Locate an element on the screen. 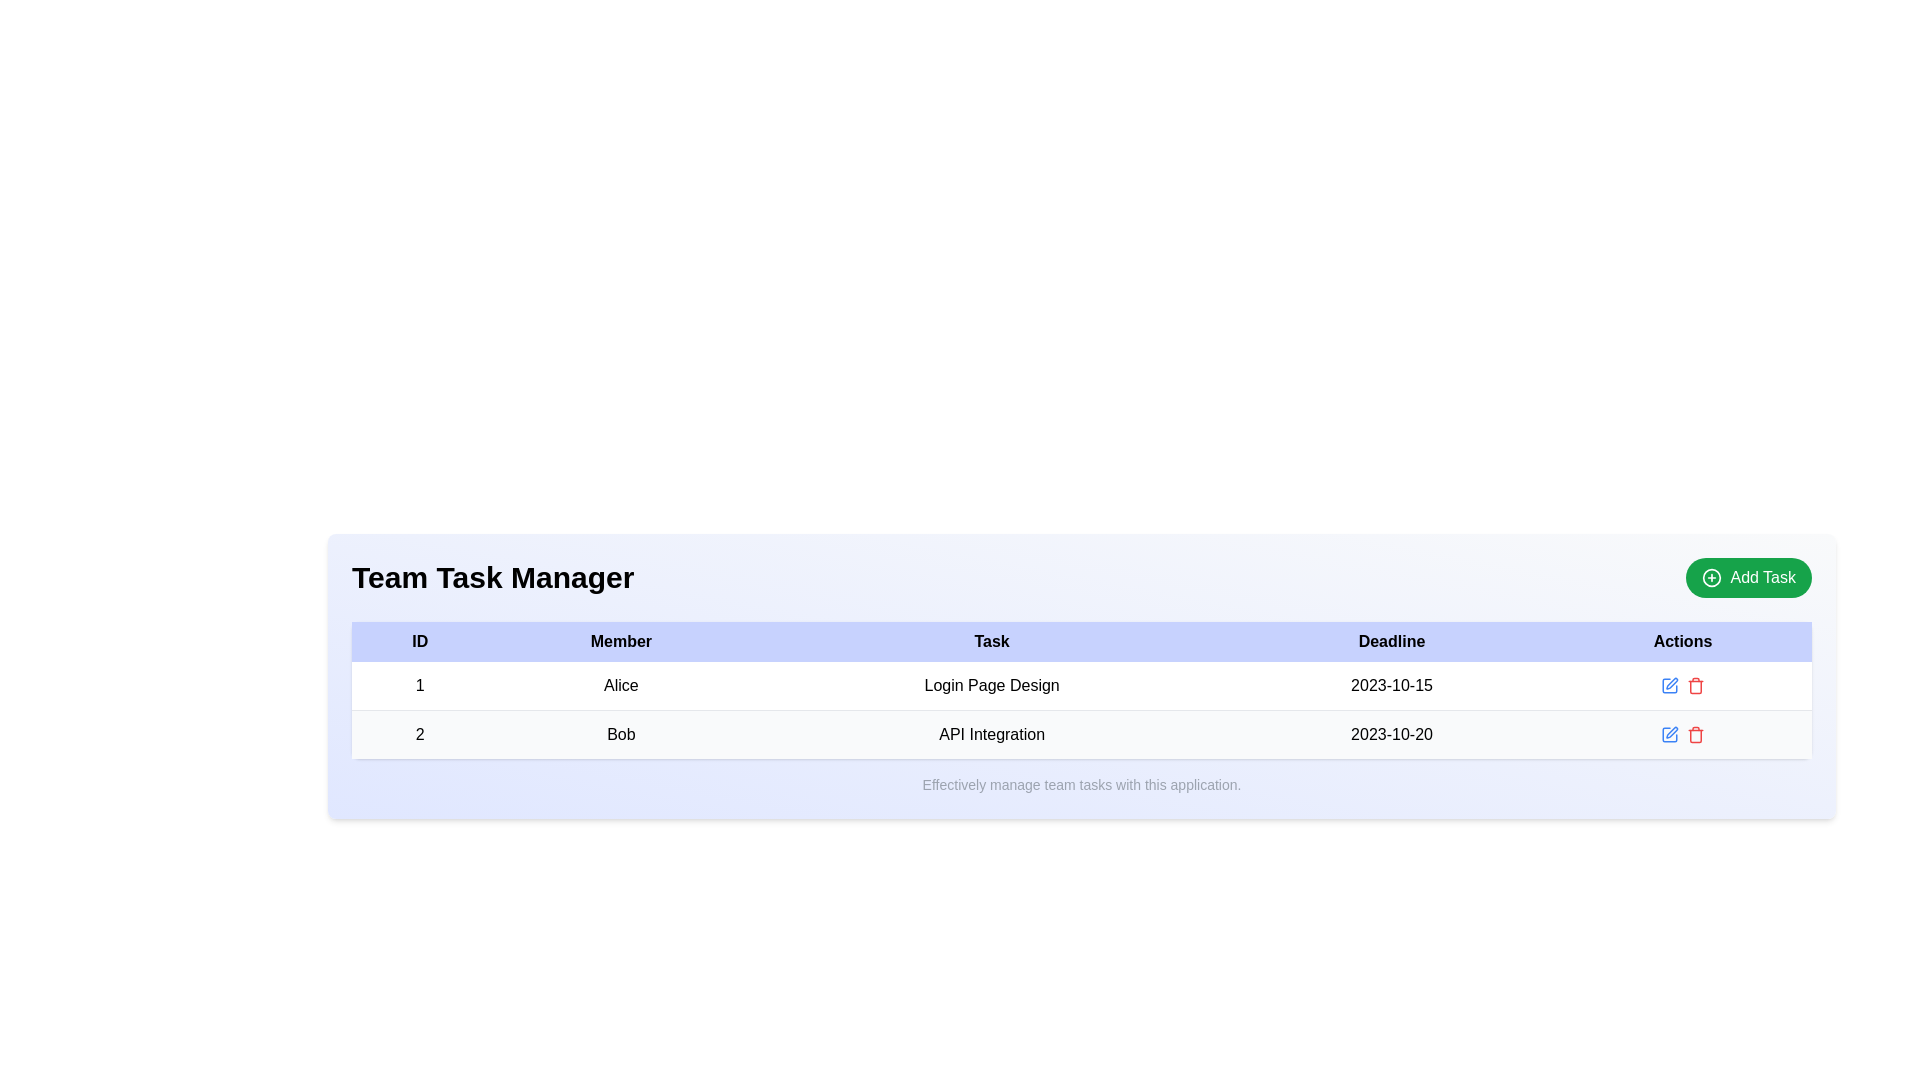  the text label reading 'API Integration' located in the third column of the second row of a table, which indicates a task or project name for the member 'Bob' is located at coordinates (992, 734).